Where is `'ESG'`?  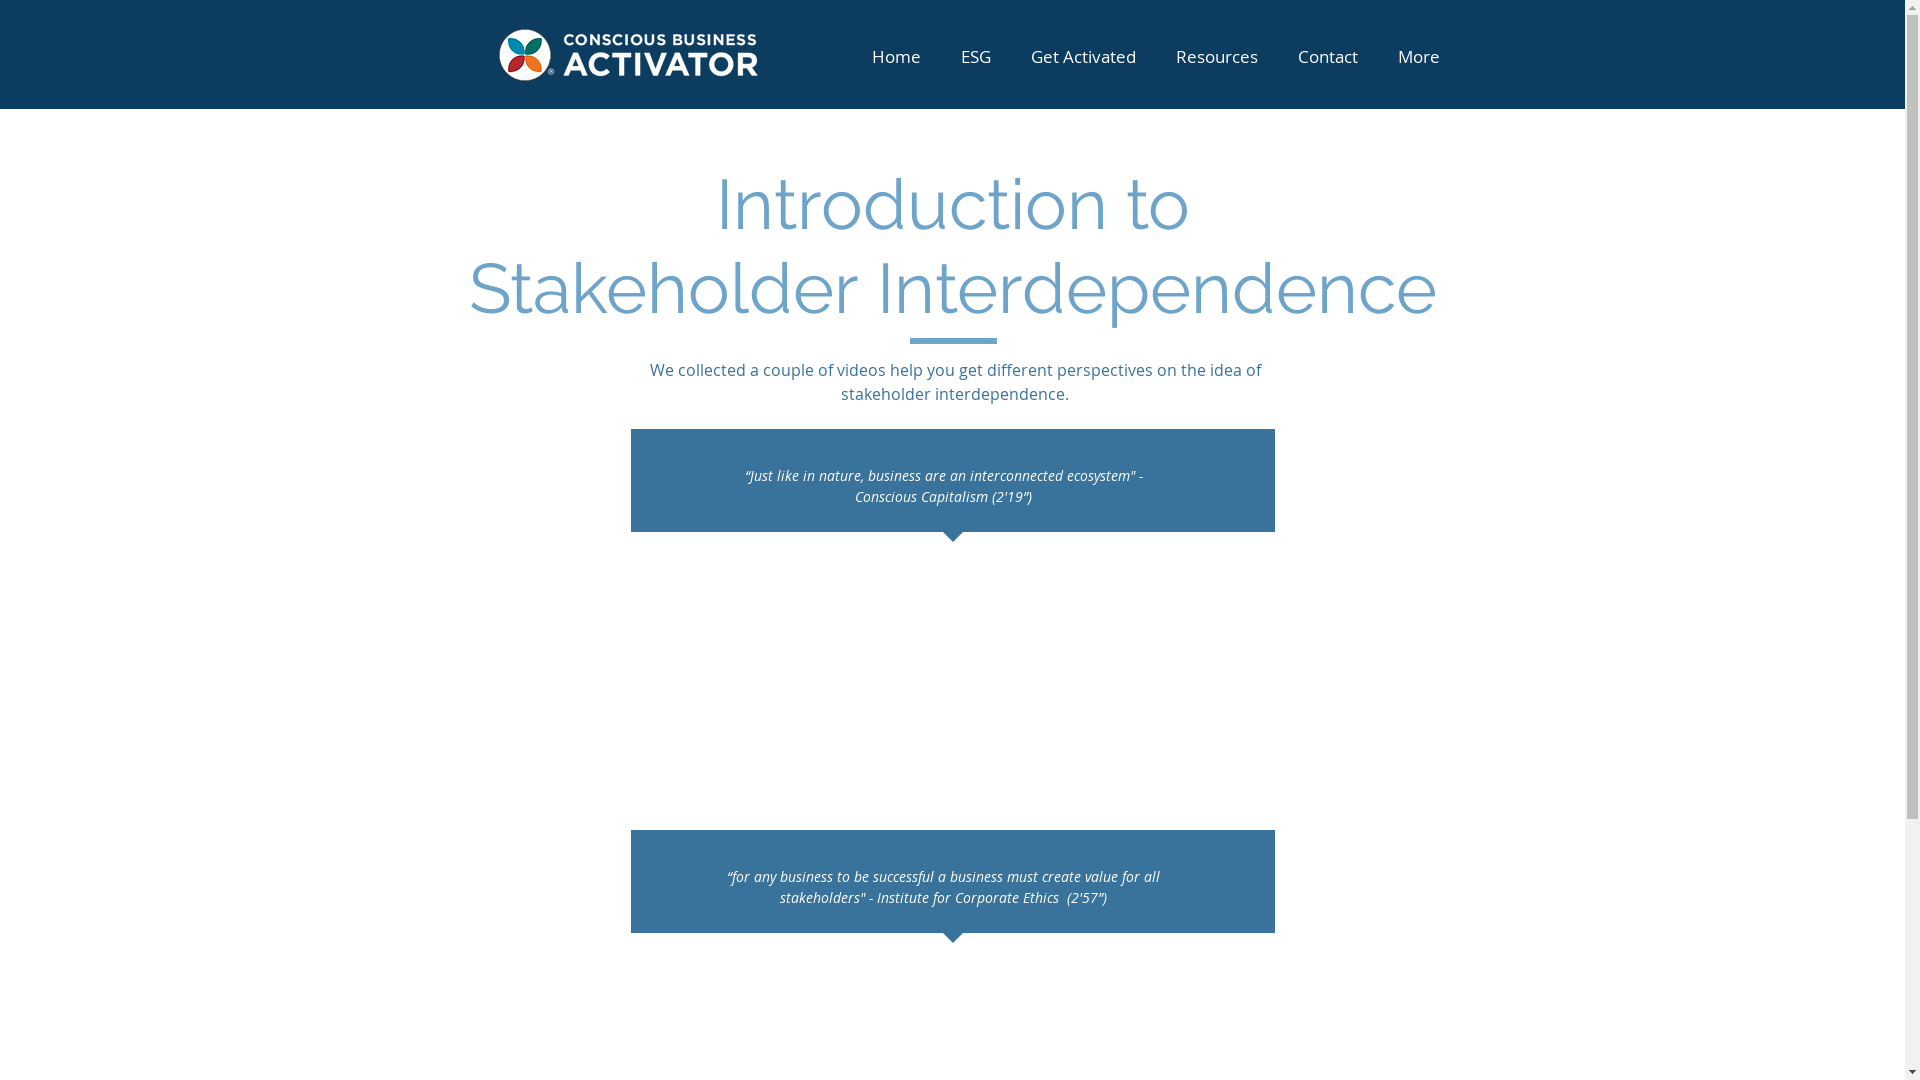 'ESG' is located at coordinates (974, 55).